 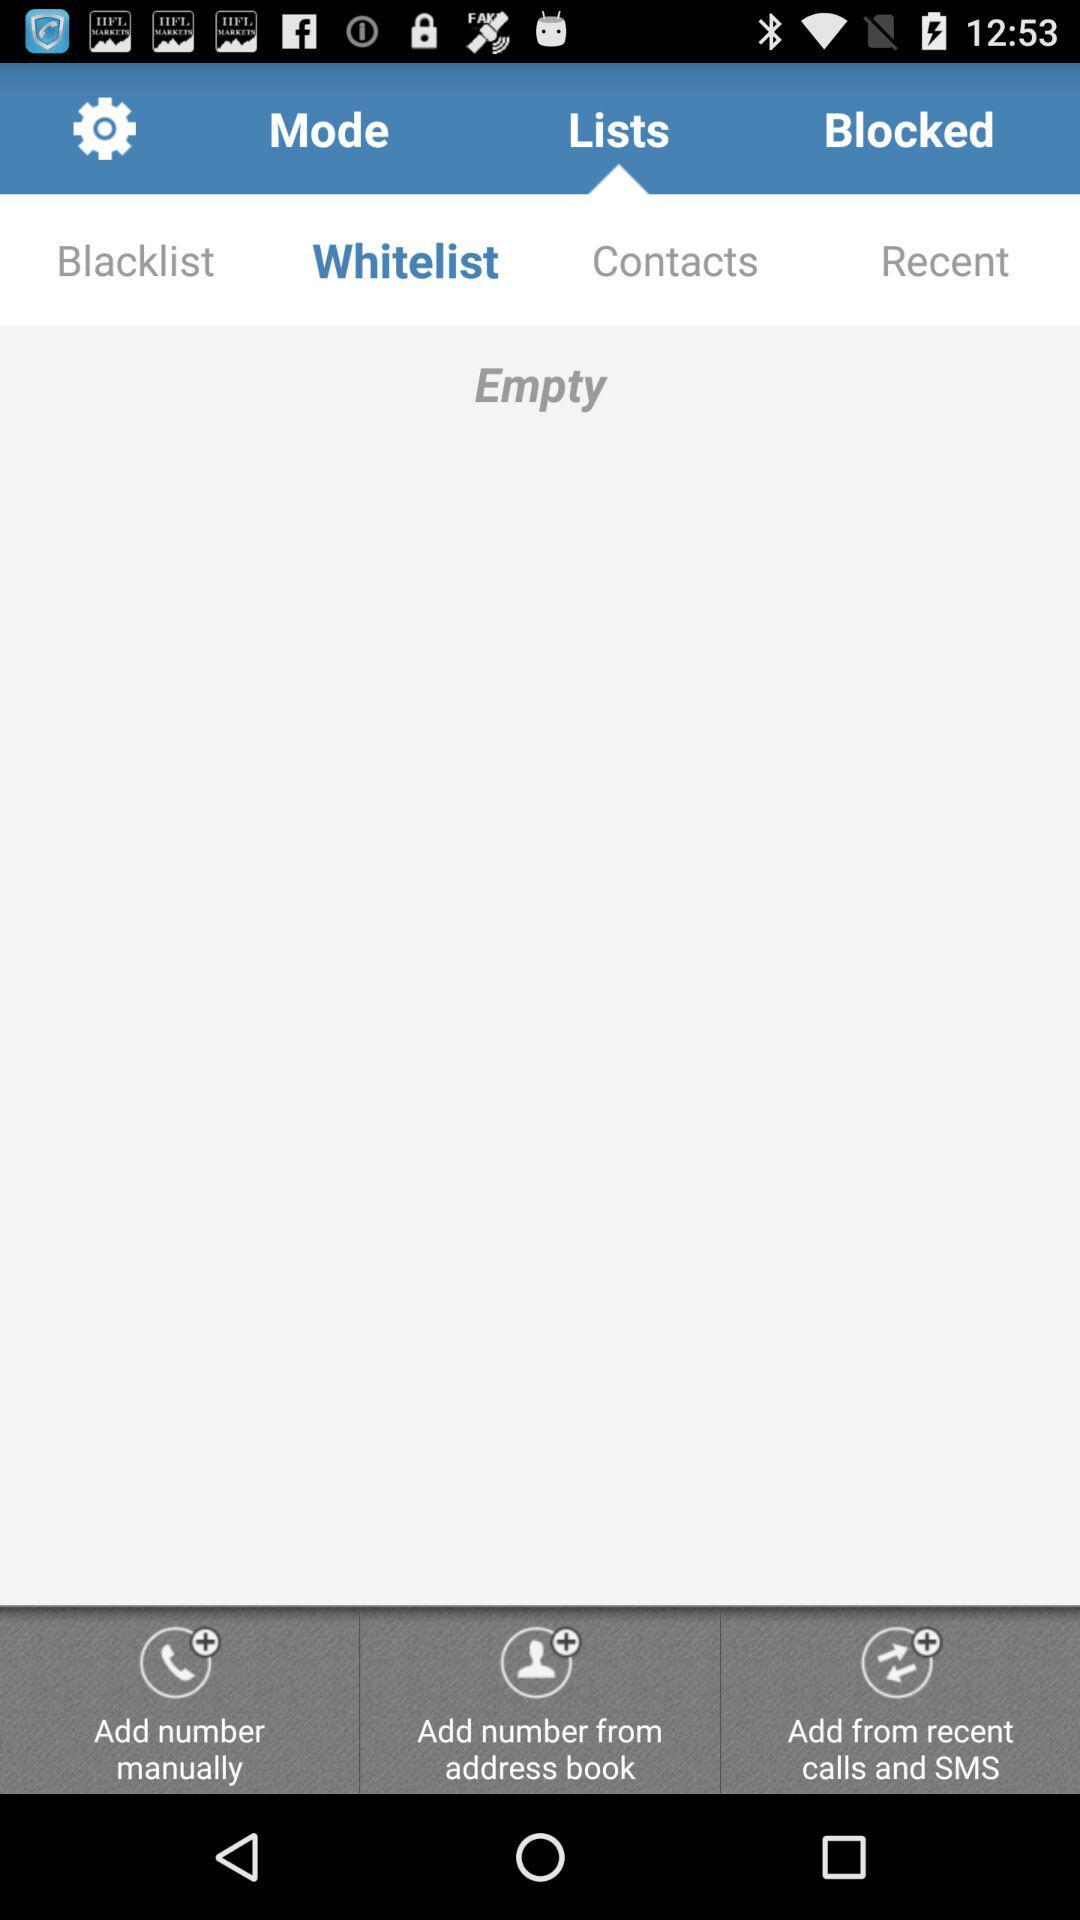 I want to click on the icon to the left of the blocked icon, so click(x=618, y=127).